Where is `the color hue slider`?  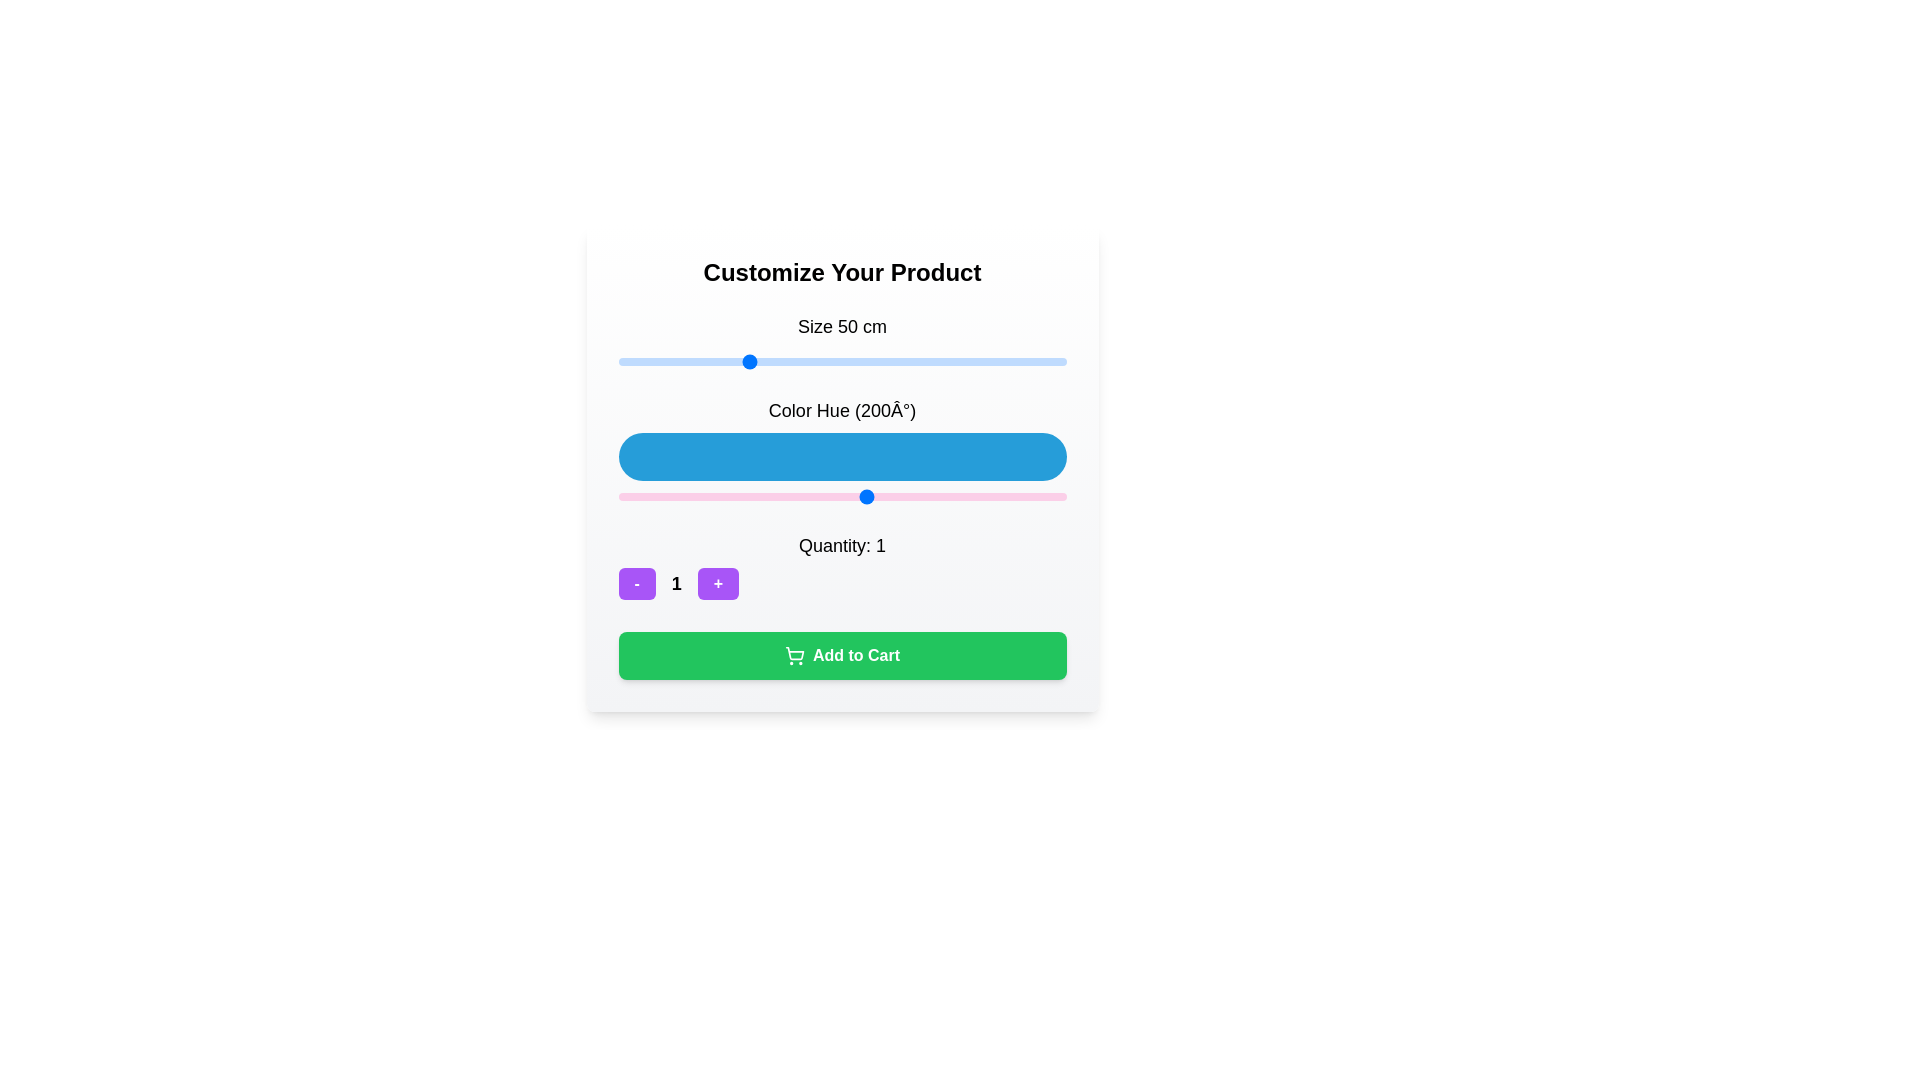 the color hue slider is located at coordinates (754, 496).